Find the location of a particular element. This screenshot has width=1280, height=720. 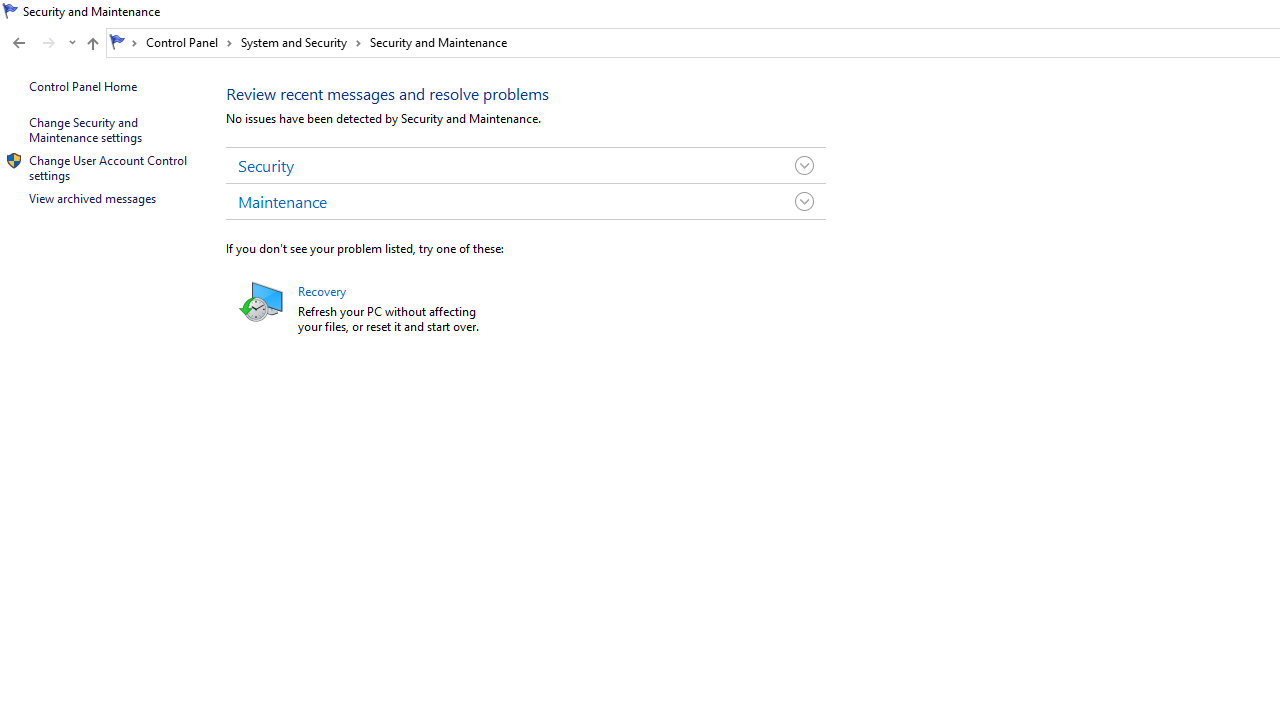

'Up band toolbar' is located at coordinates (91, 45).